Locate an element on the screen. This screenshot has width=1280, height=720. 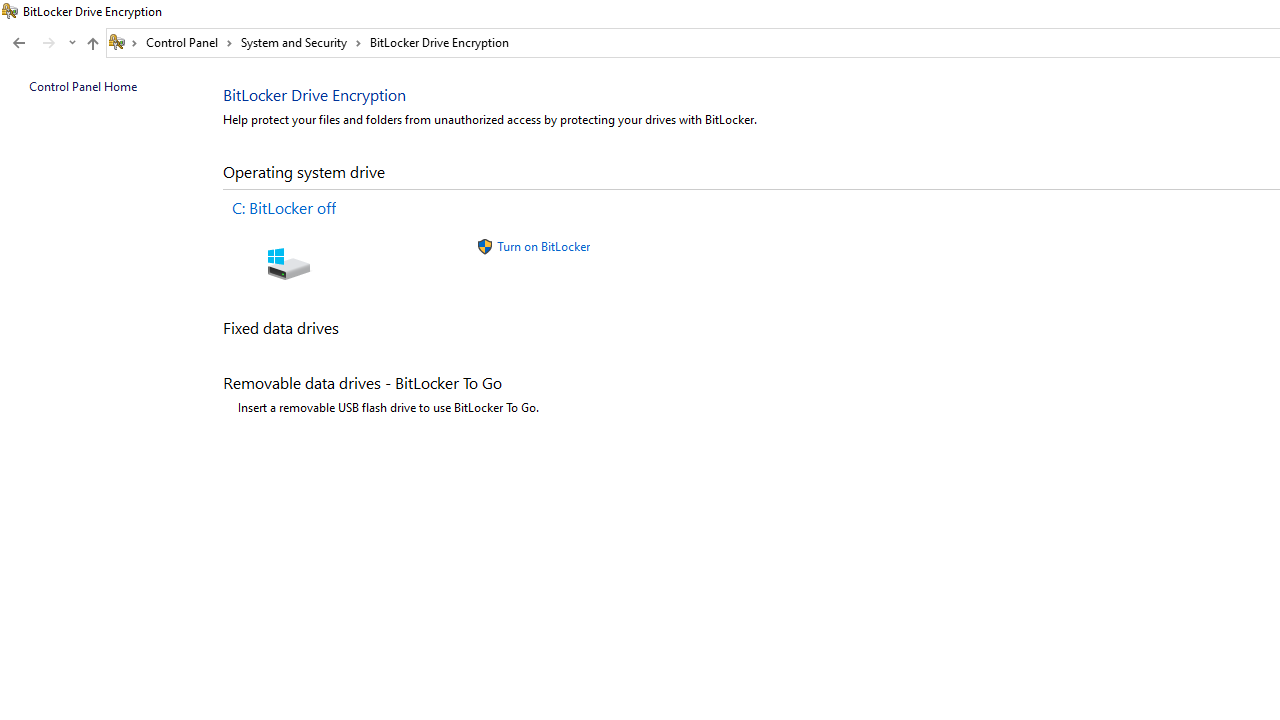
'Forward (Alt + Right Arrow)' is located at coordinates (49, 43).